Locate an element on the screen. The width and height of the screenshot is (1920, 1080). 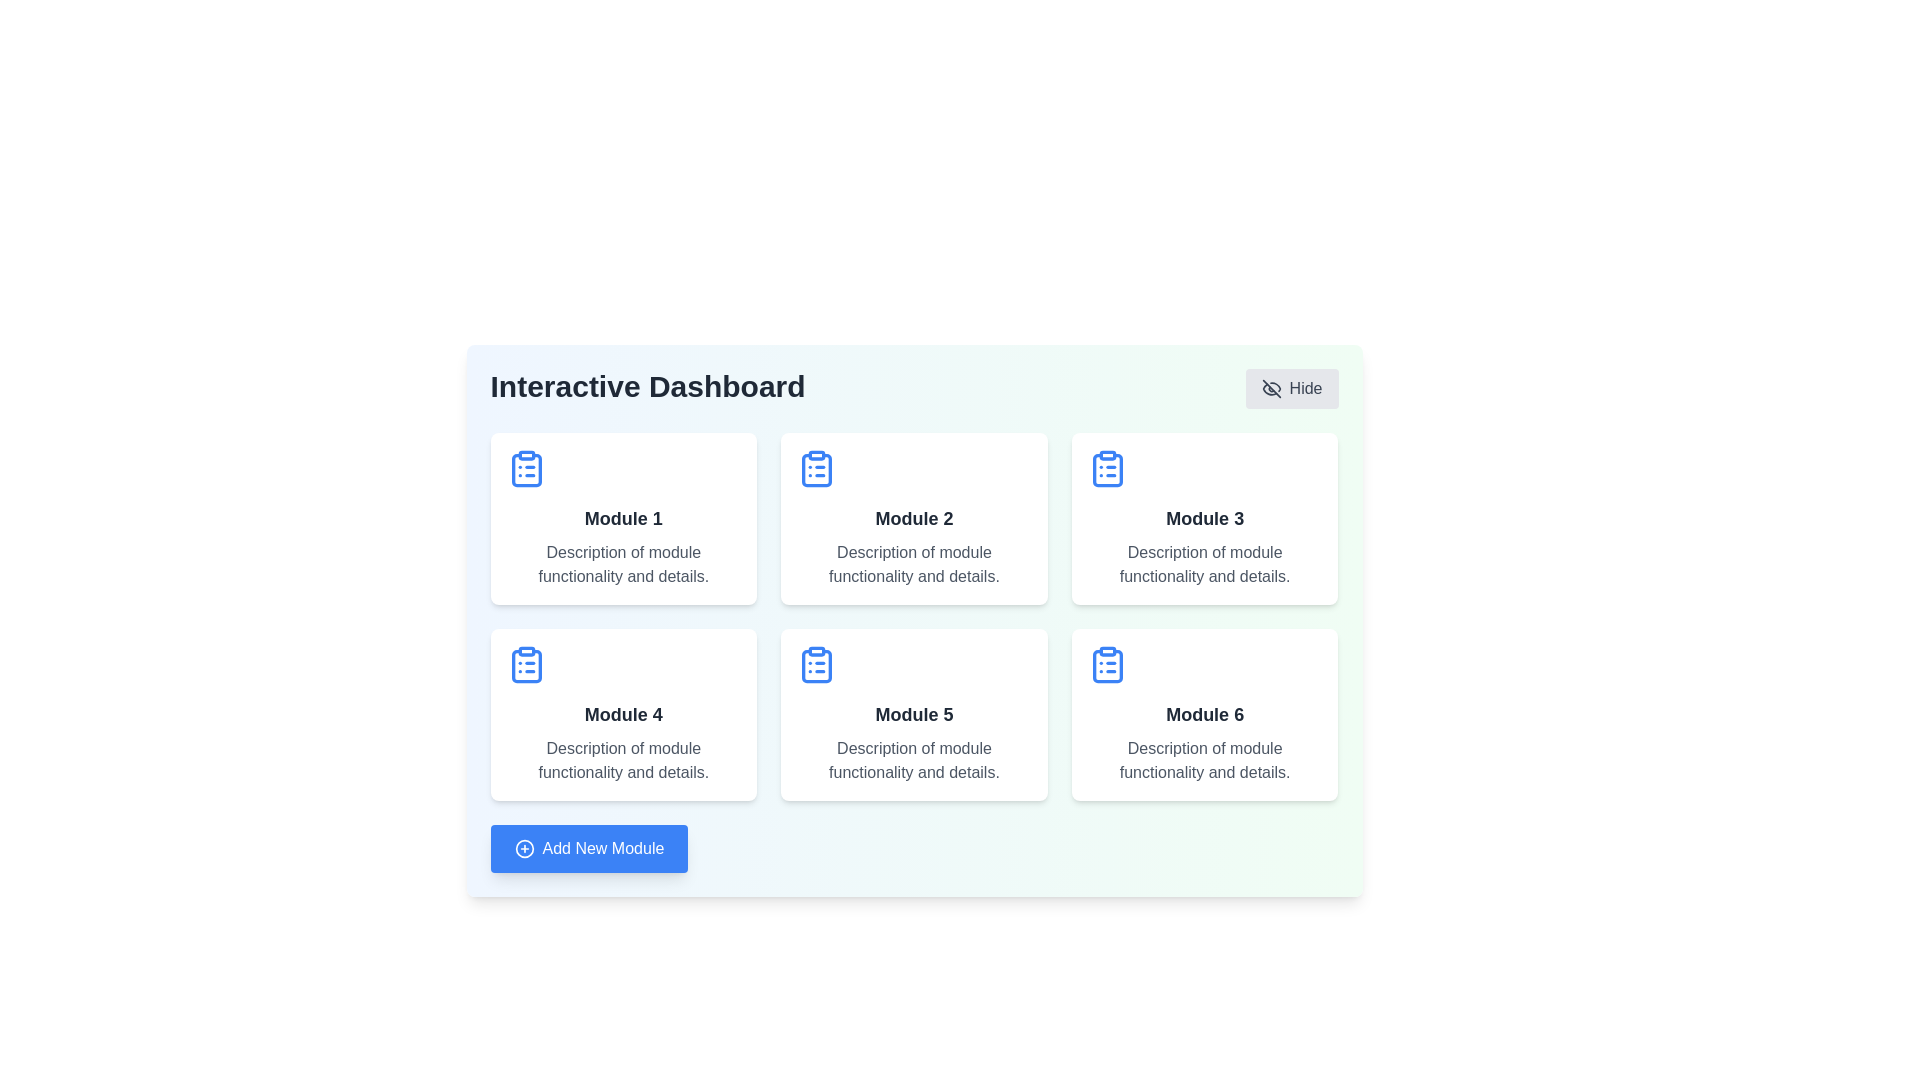
the decorative icon within the 'Add New Module' button for keyboard navigation is located at coordinates (524, 848).